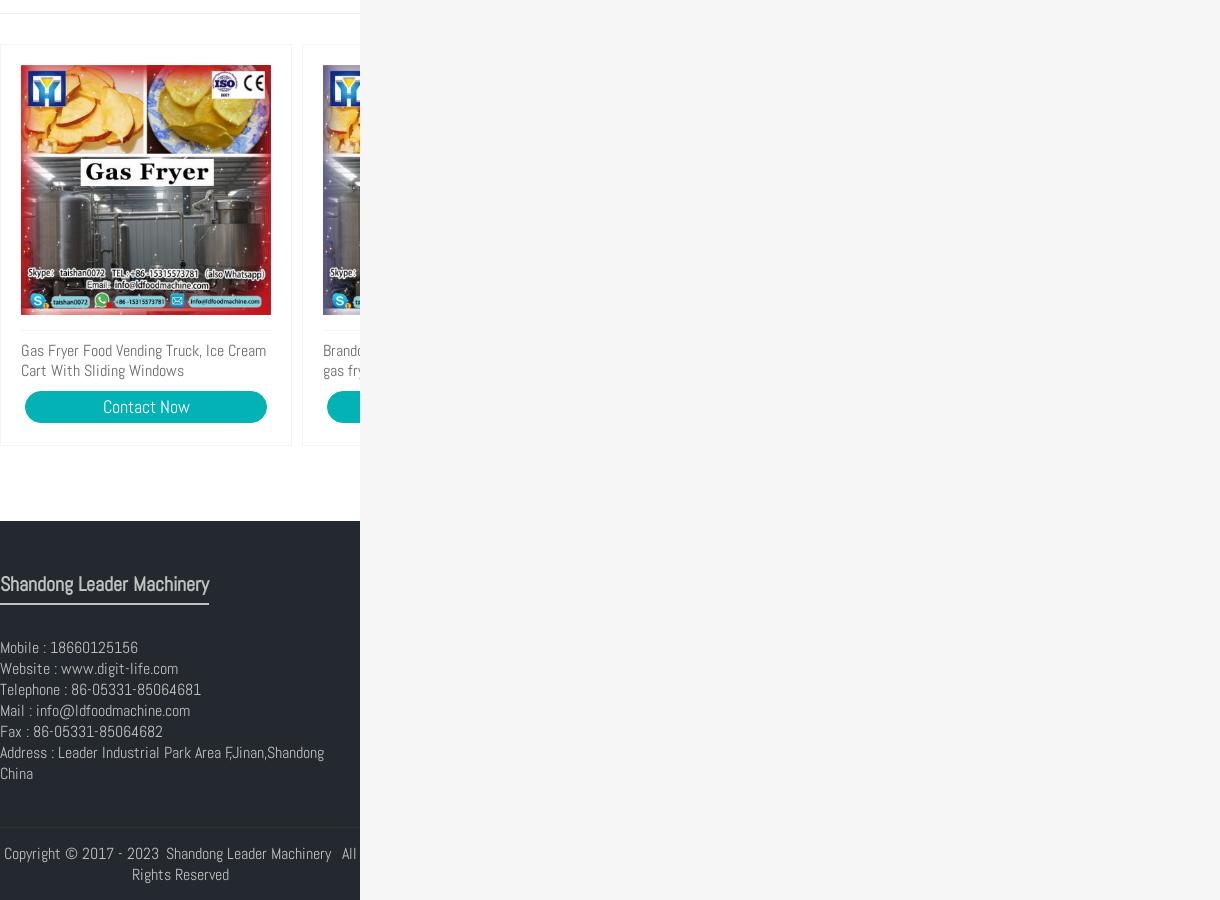  Describe the element at coordinates (0, 762) in the screenshot. I see `'Address : Leader Industrial Park Area F,Jinan,Shandong China'` at that location.